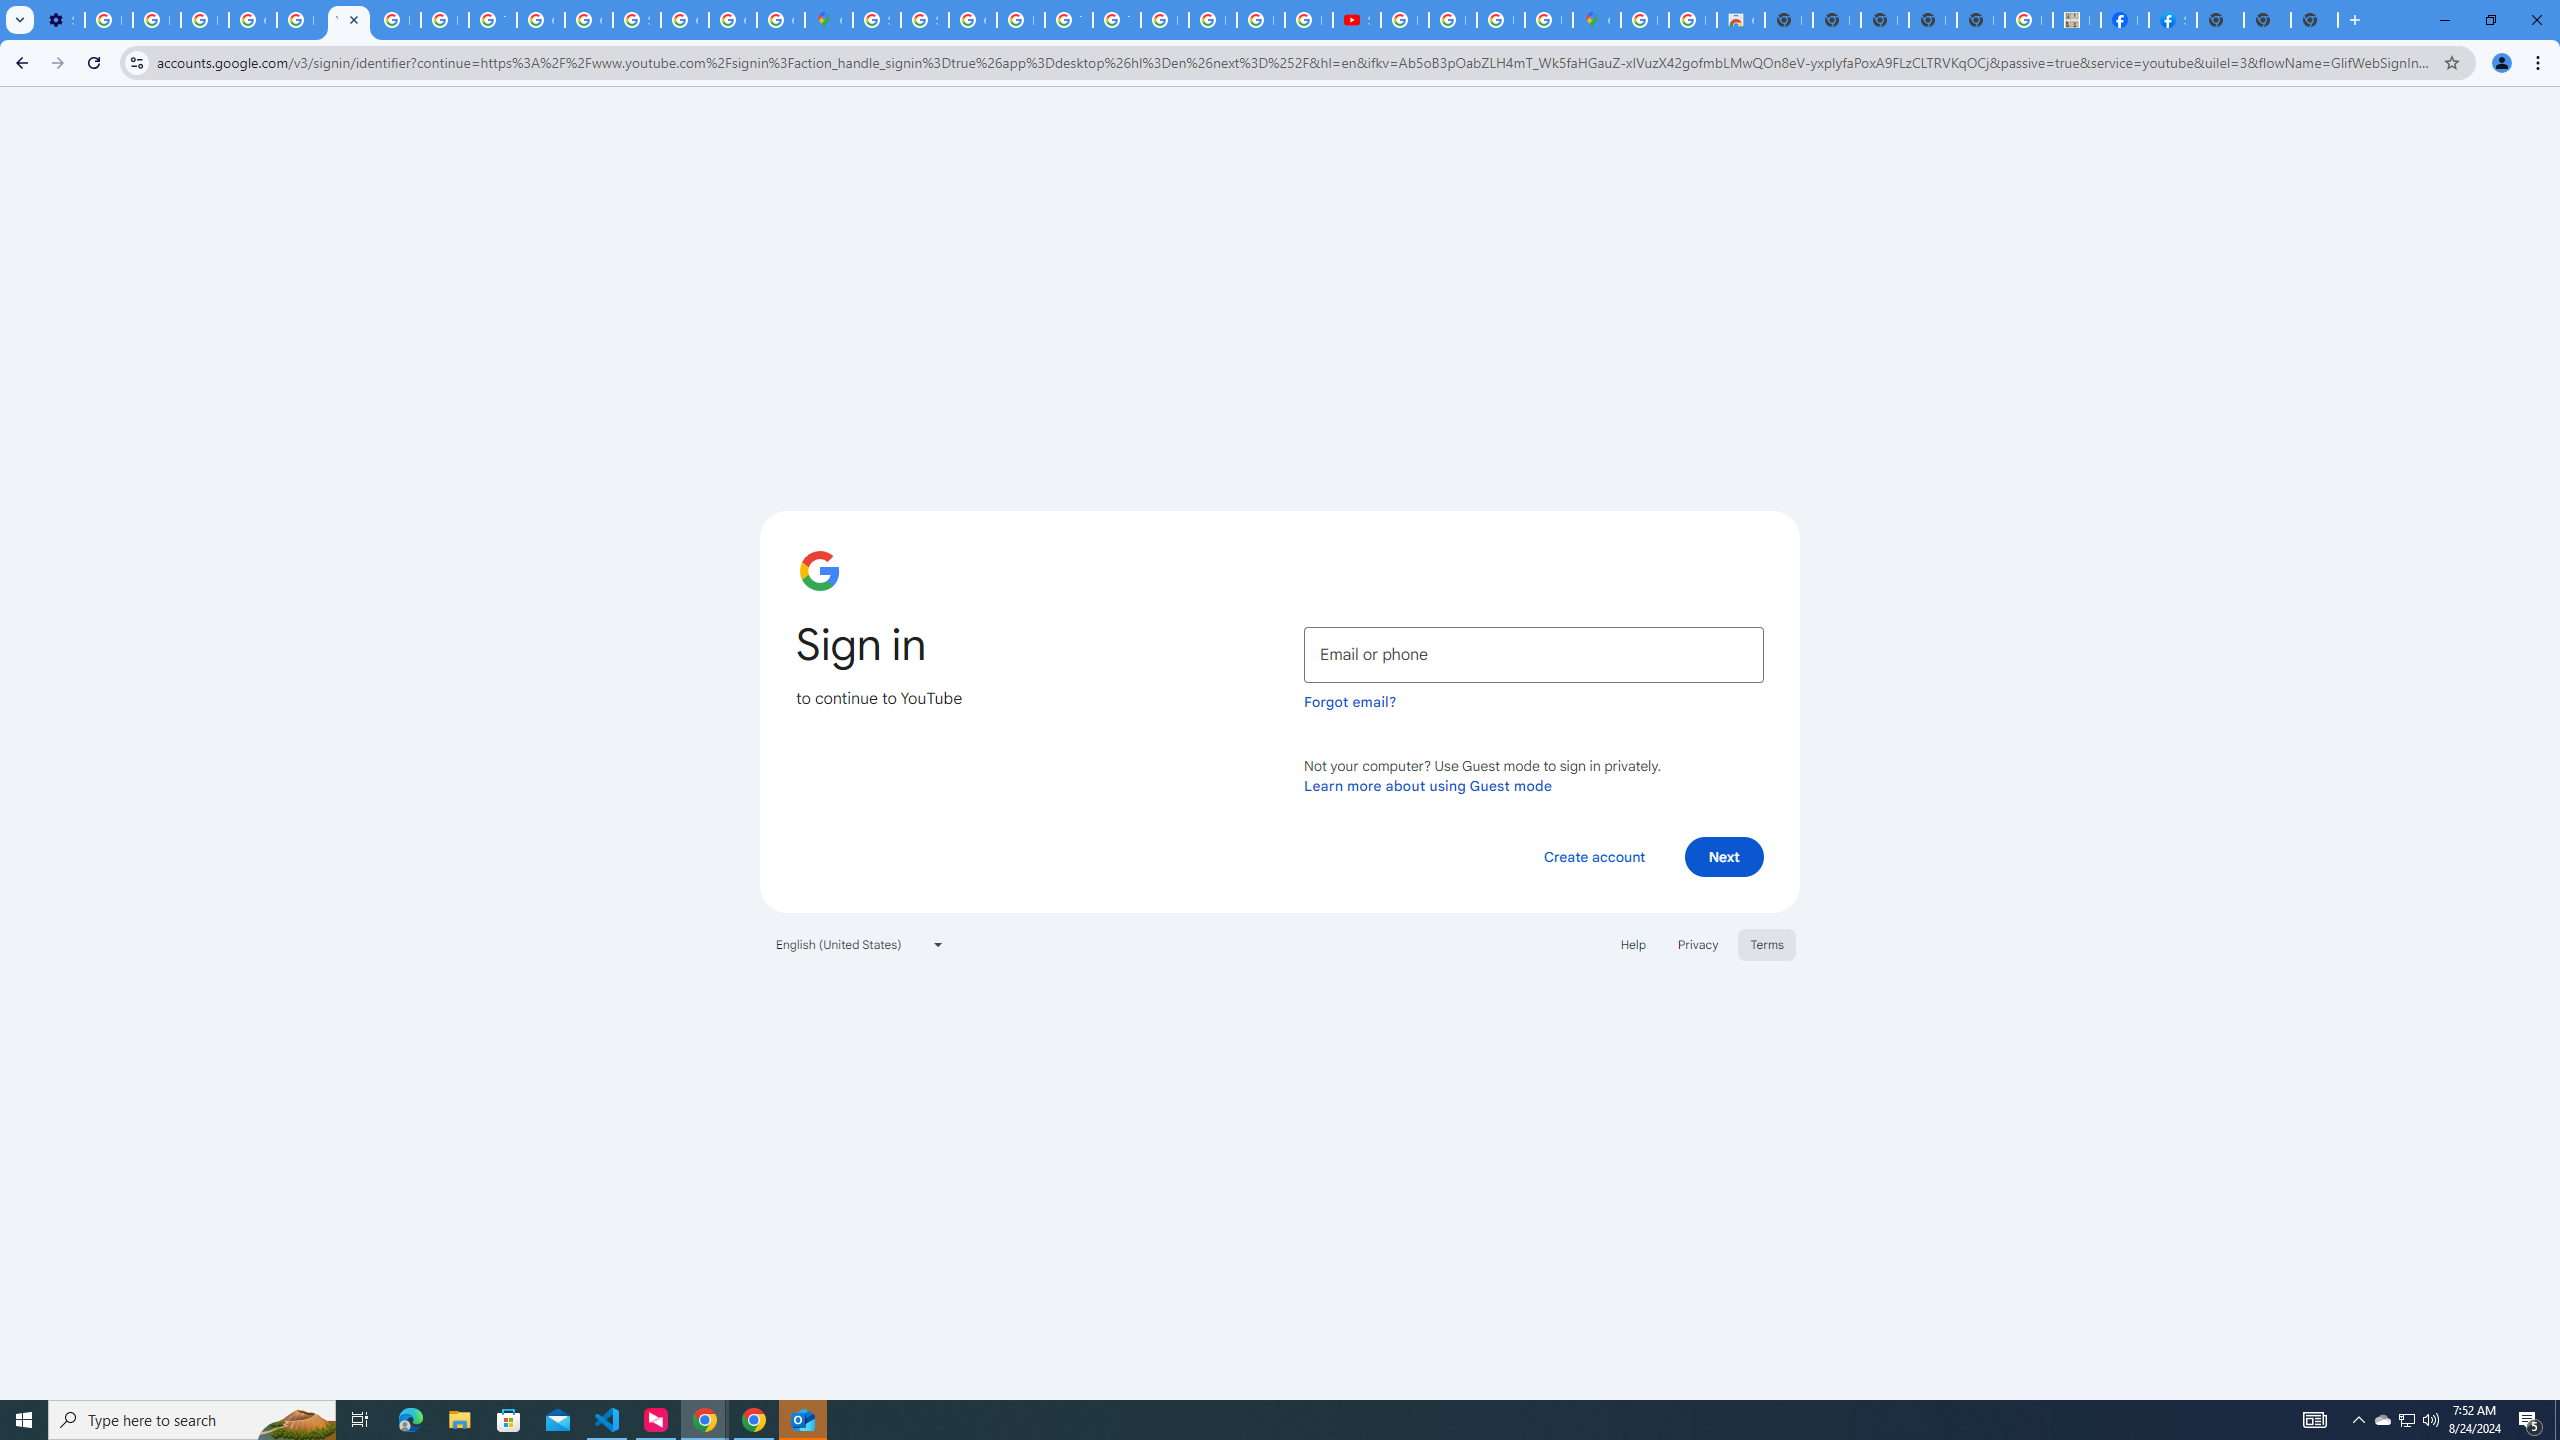  What do you see at coordinates (1593, 855) in the screenshot?
I see `'Create account'` at bounding box center [1593, 855].